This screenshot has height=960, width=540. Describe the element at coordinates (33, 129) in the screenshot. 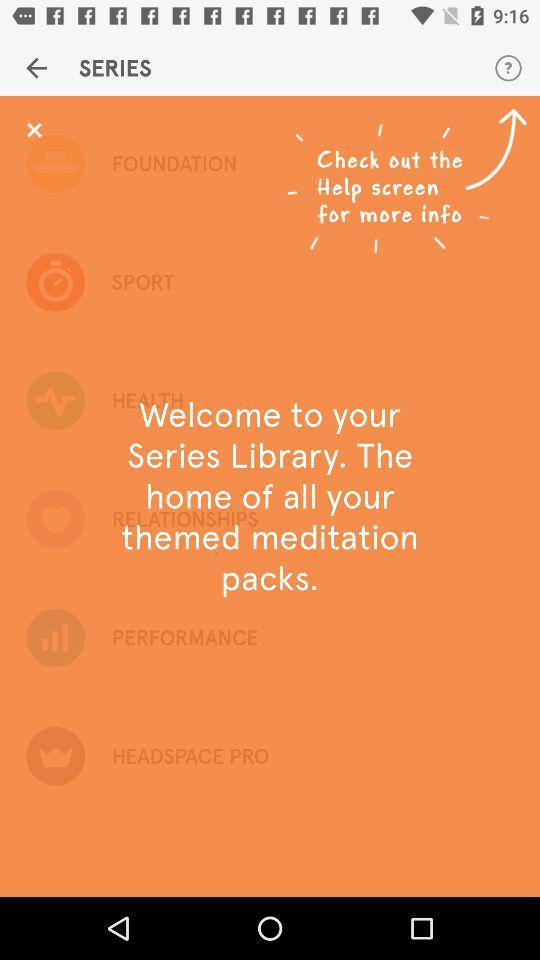

I see `help` at that location.